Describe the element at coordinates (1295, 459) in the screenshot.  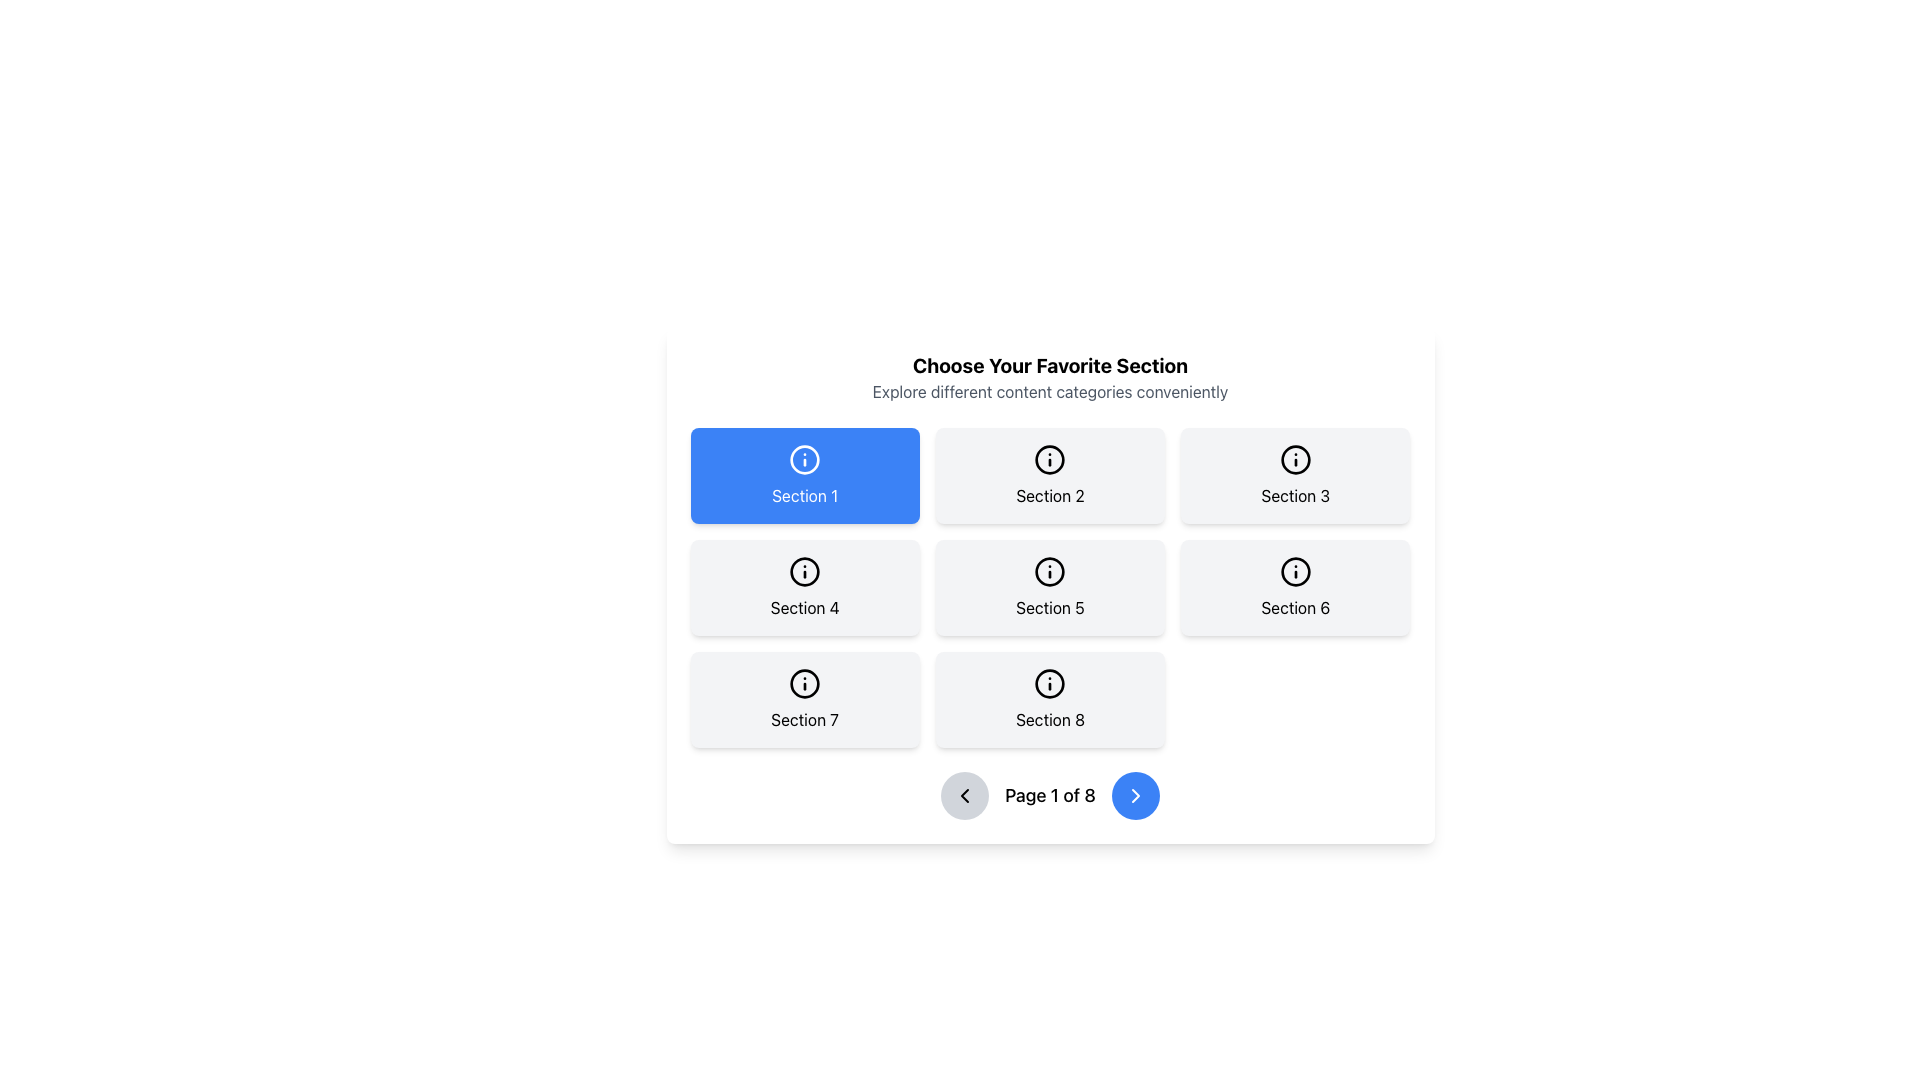
I see `the informative icon within the button labeled 'Section 3', located in the first row and third column of the grid` at that location.